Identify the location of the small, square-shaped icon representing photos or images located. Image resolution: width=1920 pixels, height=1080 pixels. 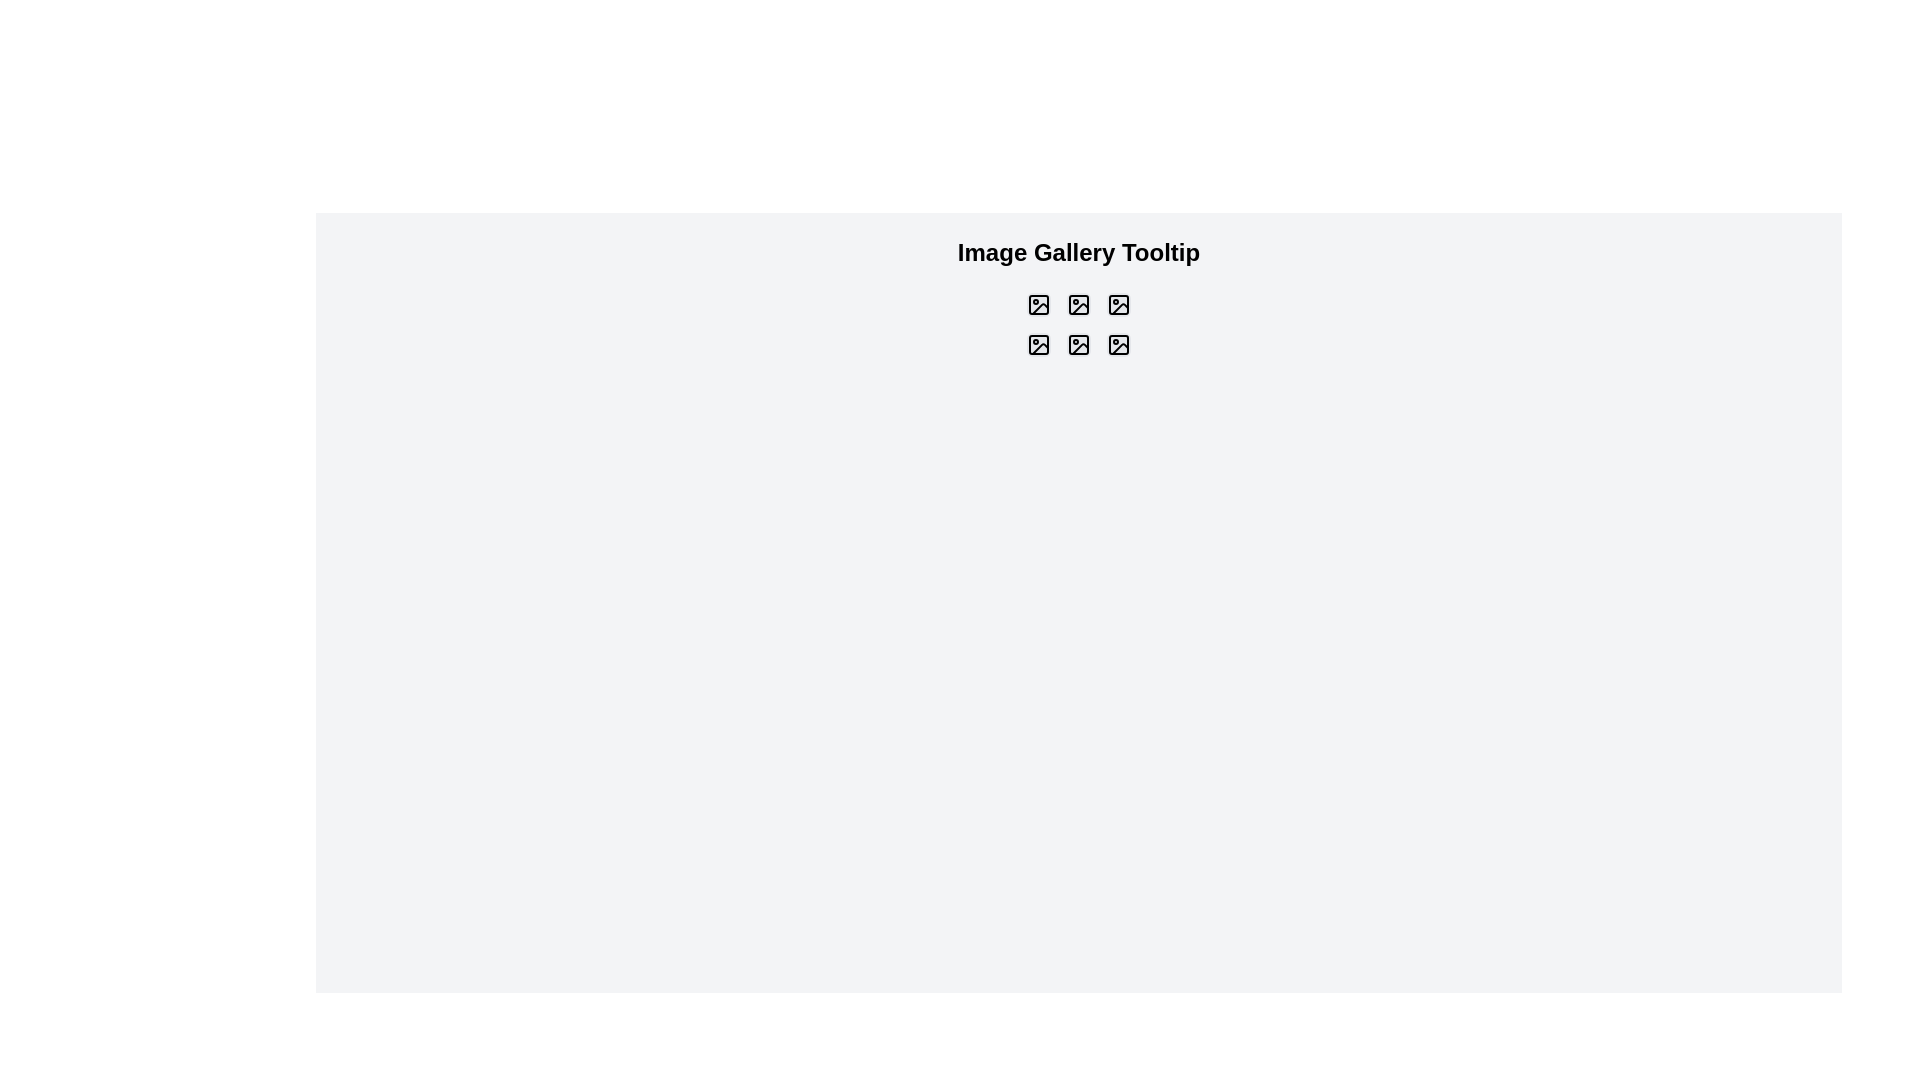
(1117, 304).